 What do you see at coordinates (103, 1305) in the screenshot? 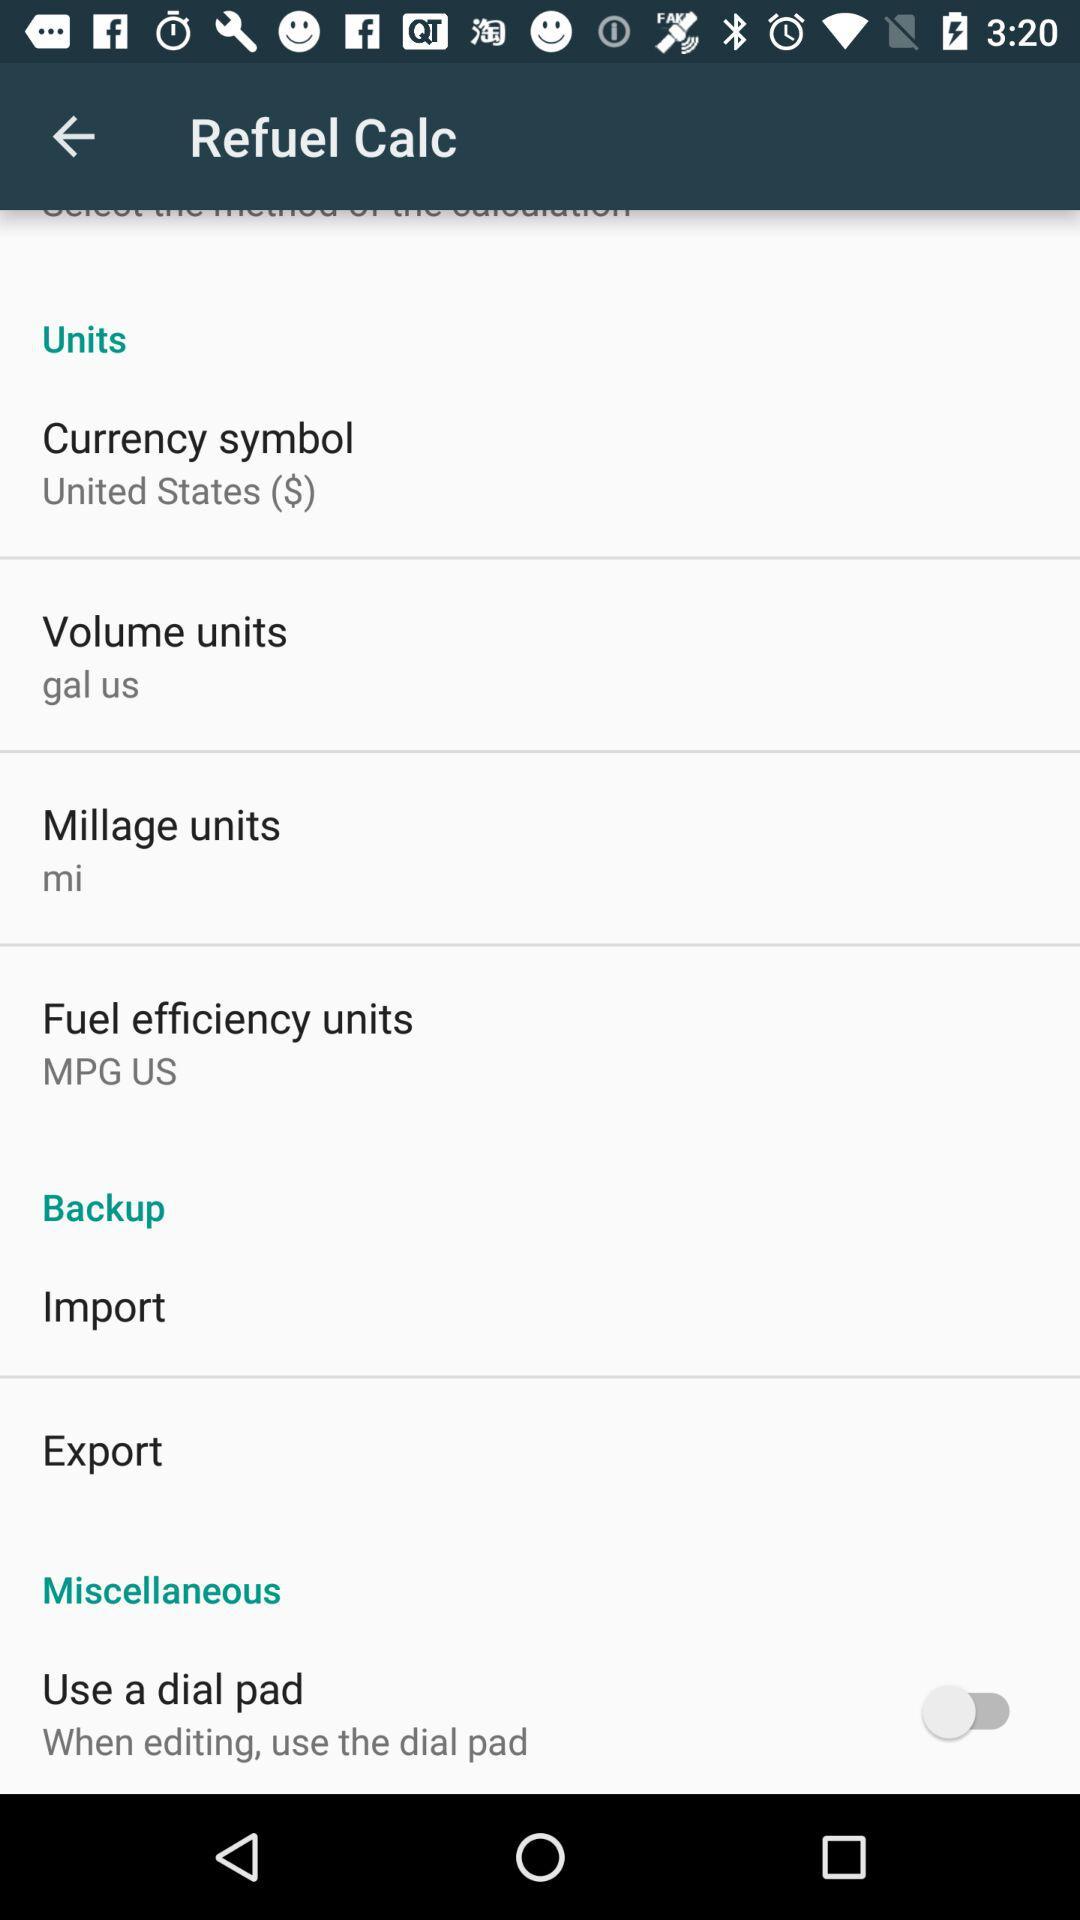
I see `the item below backup app` at bounding box center [103, 1305].